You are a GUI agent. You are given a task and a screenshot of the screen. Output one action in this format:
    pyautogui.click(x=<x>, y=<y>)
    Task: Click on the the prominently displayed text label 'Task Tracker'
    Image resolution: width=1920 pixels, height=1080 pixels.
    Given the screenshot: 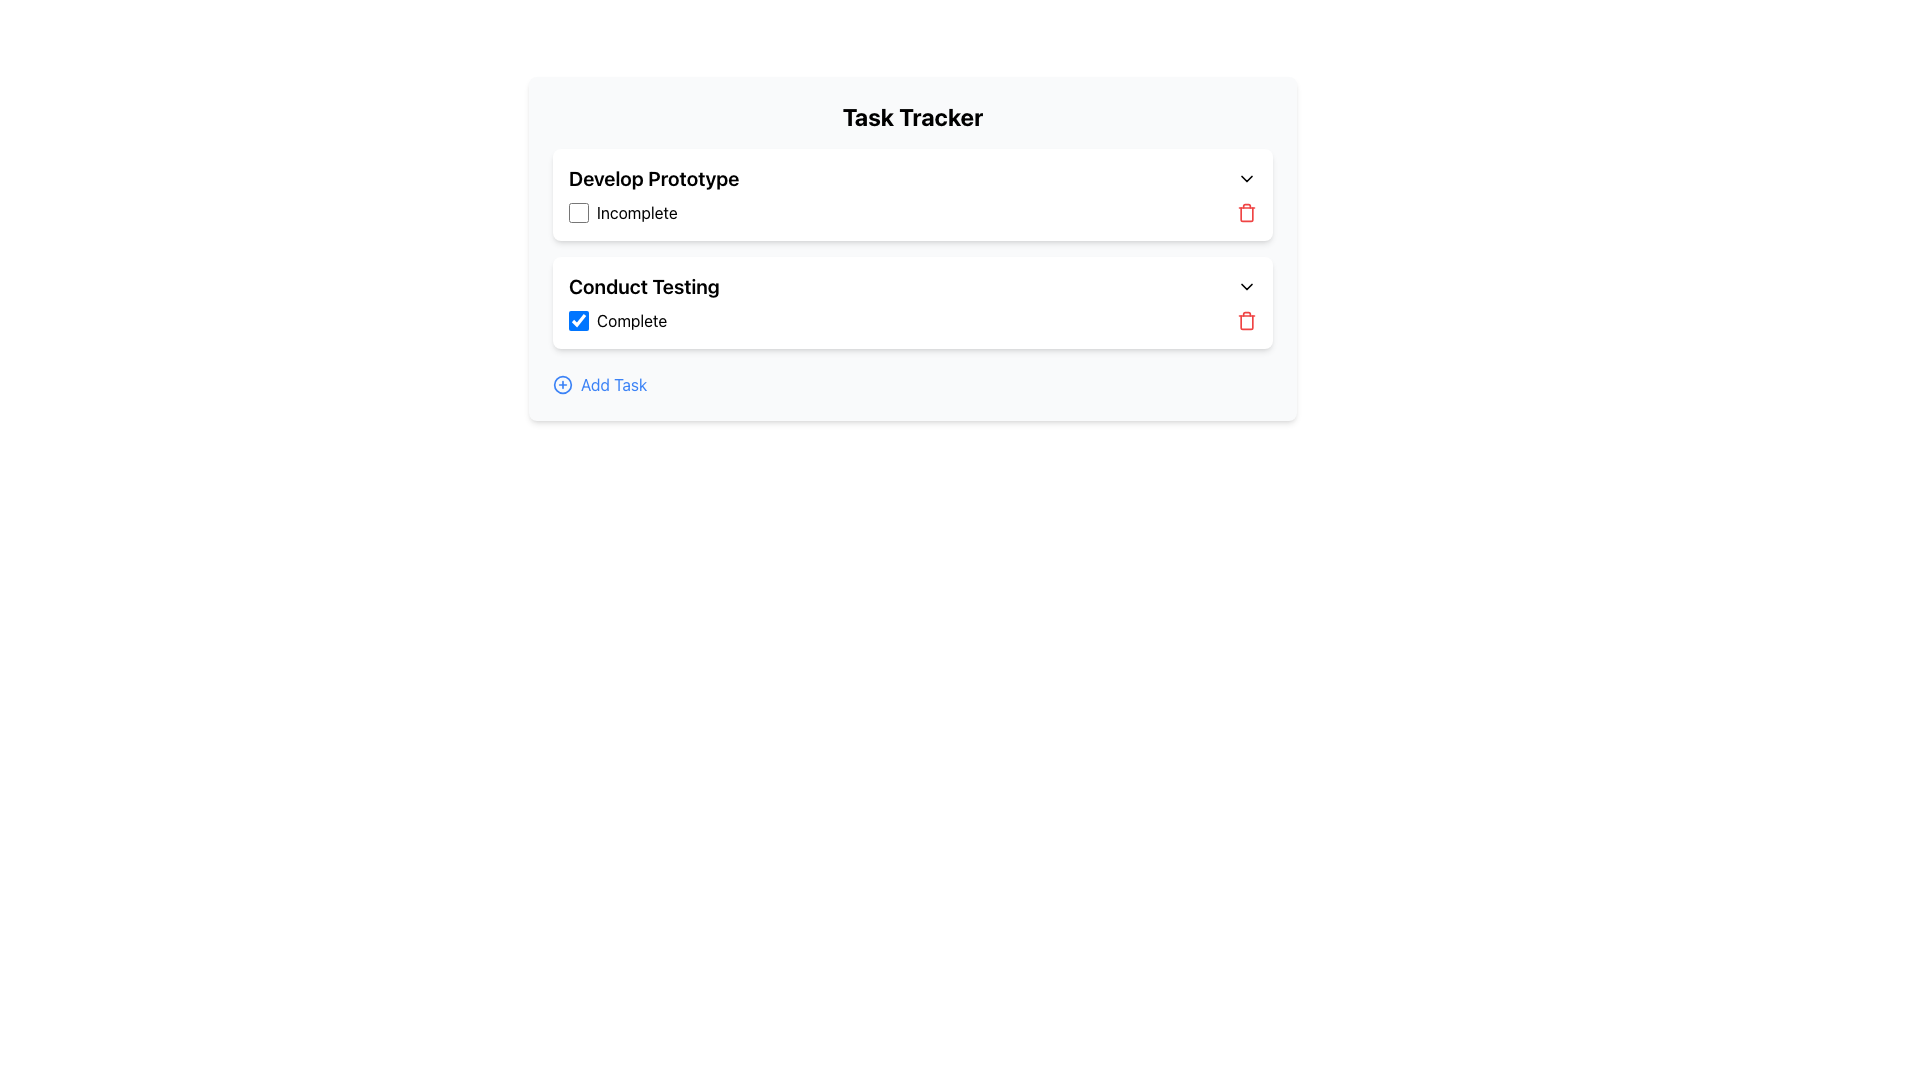 What is the action you would take?
    pyautogui.click(x=911, y=116)
    